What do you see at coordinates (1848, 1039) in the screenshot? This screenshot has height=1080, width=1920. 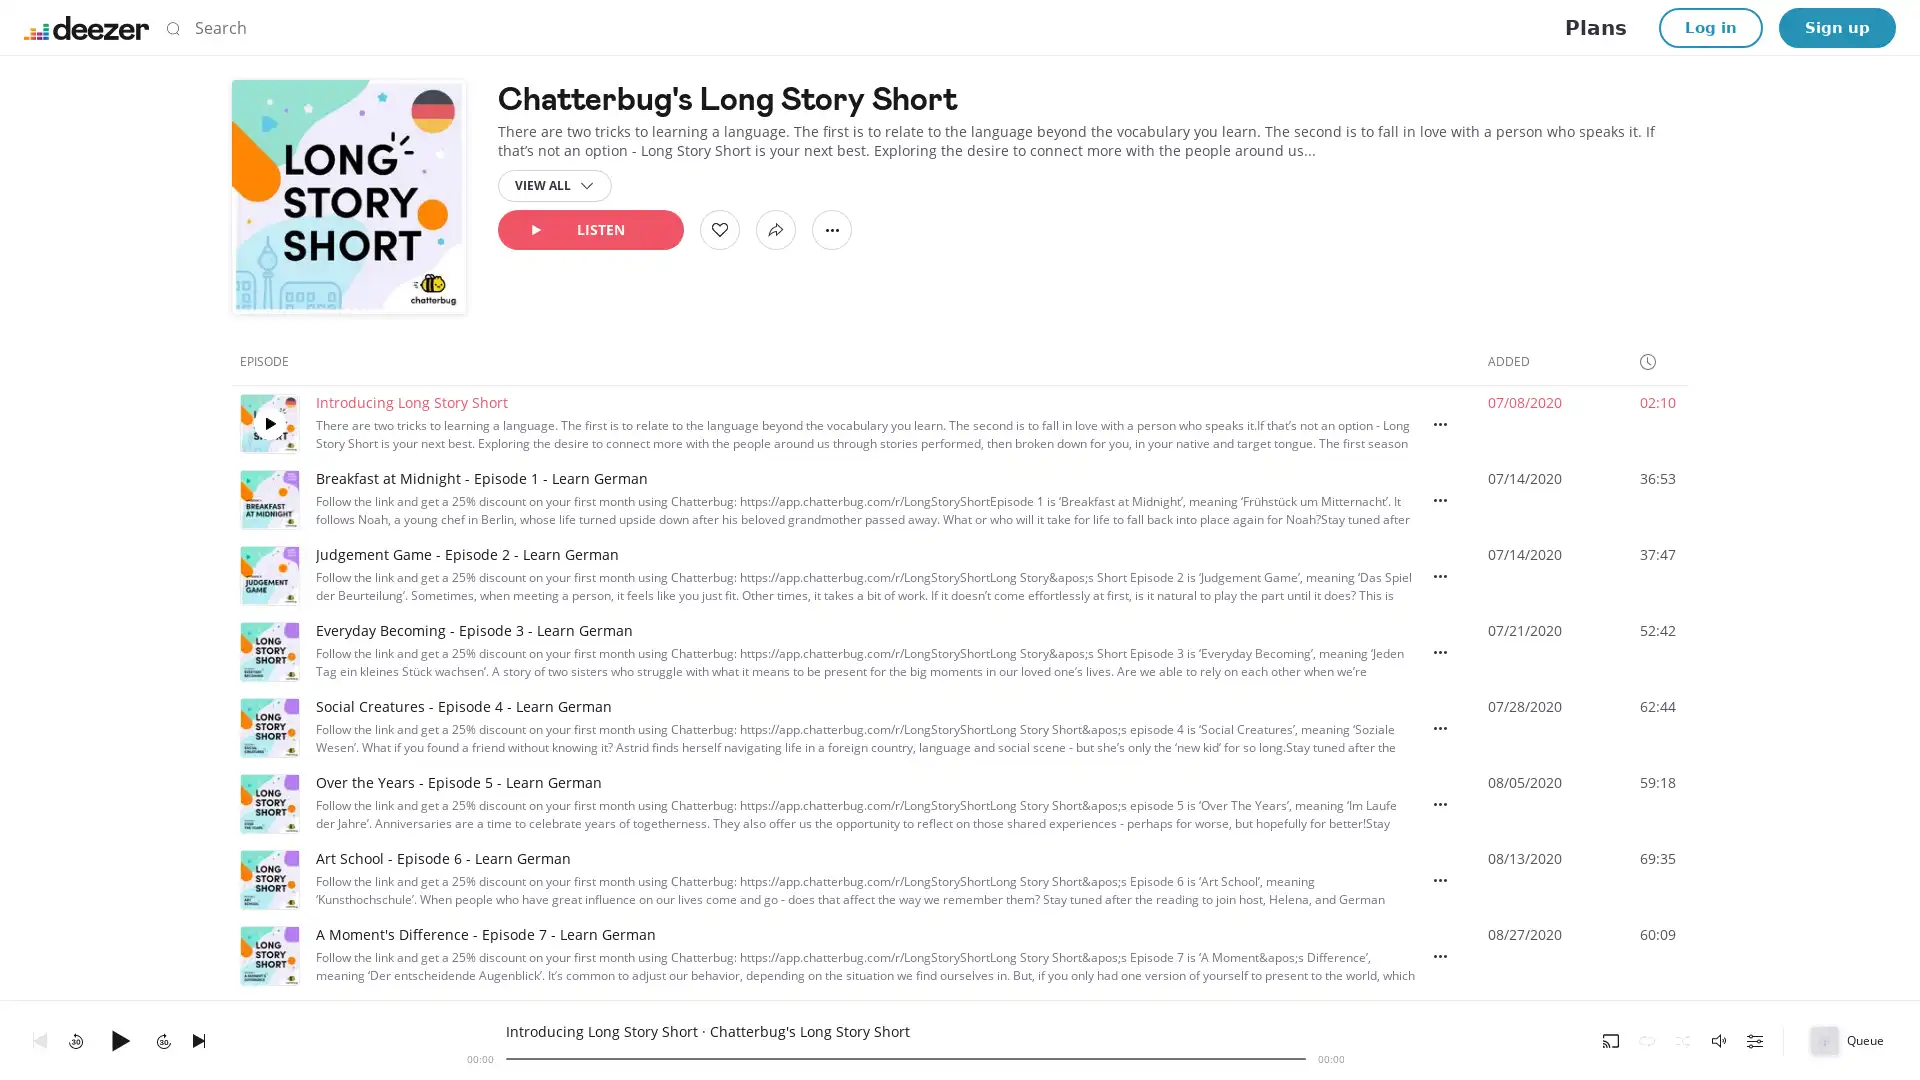 I see `Queue` at bounding box center [1848, 1039].